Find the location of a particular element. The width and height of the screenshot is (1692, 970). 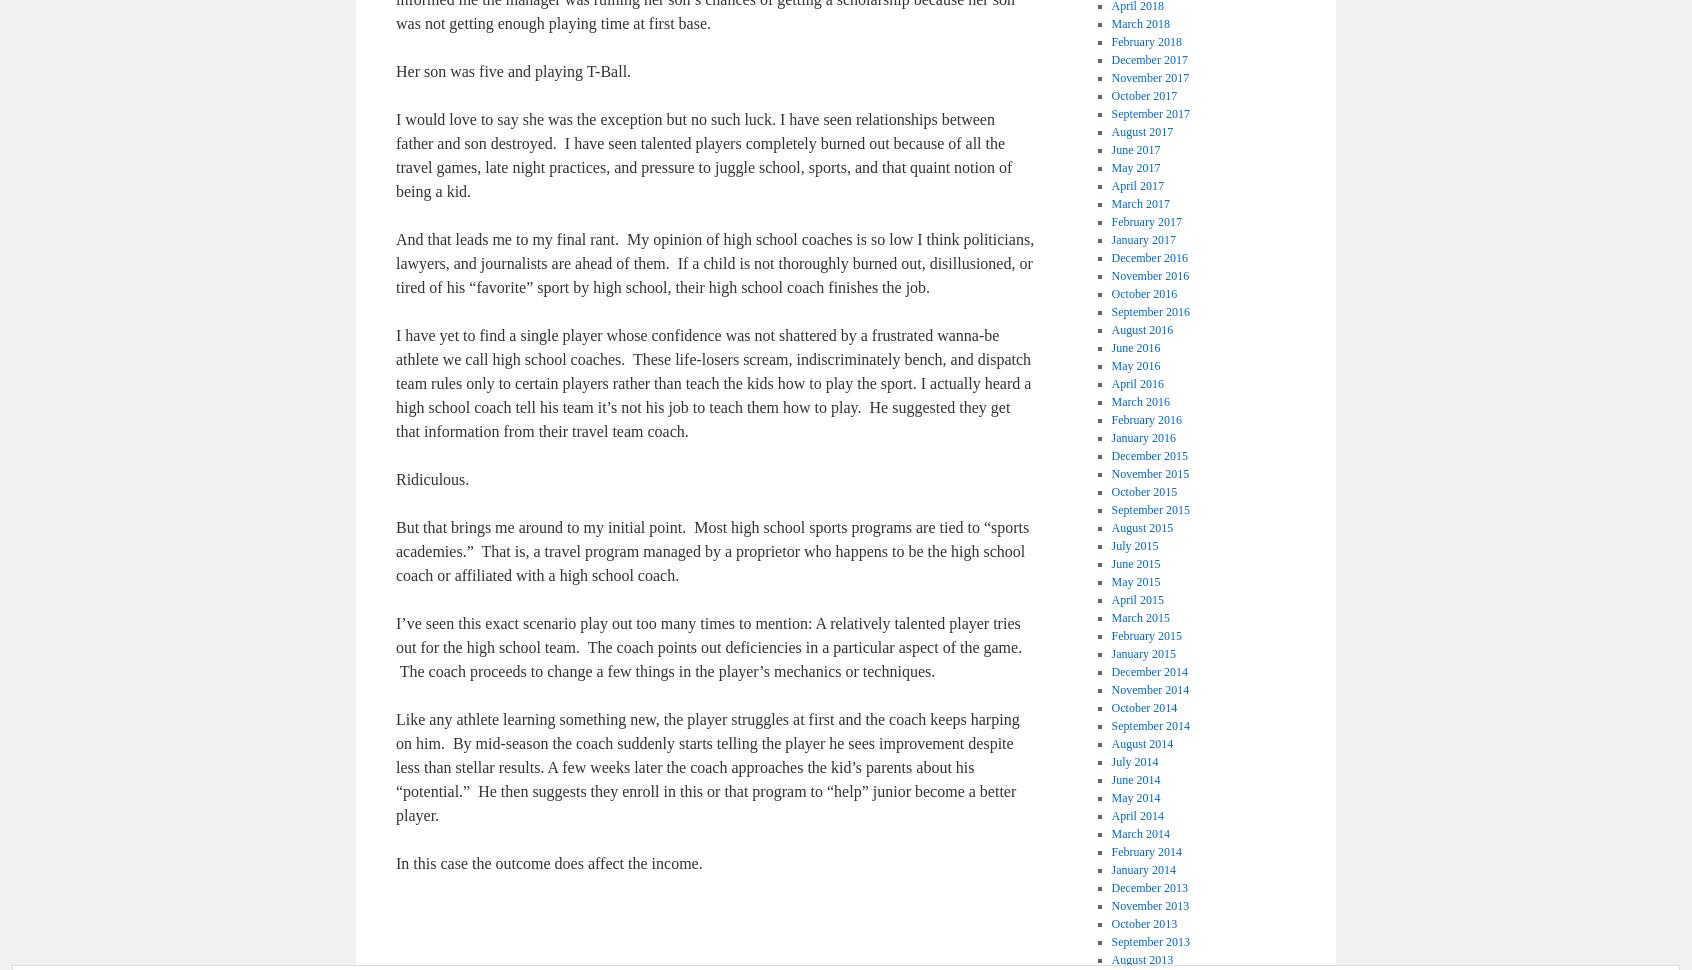

'December 2017' is located at coordinates (1148, 59).